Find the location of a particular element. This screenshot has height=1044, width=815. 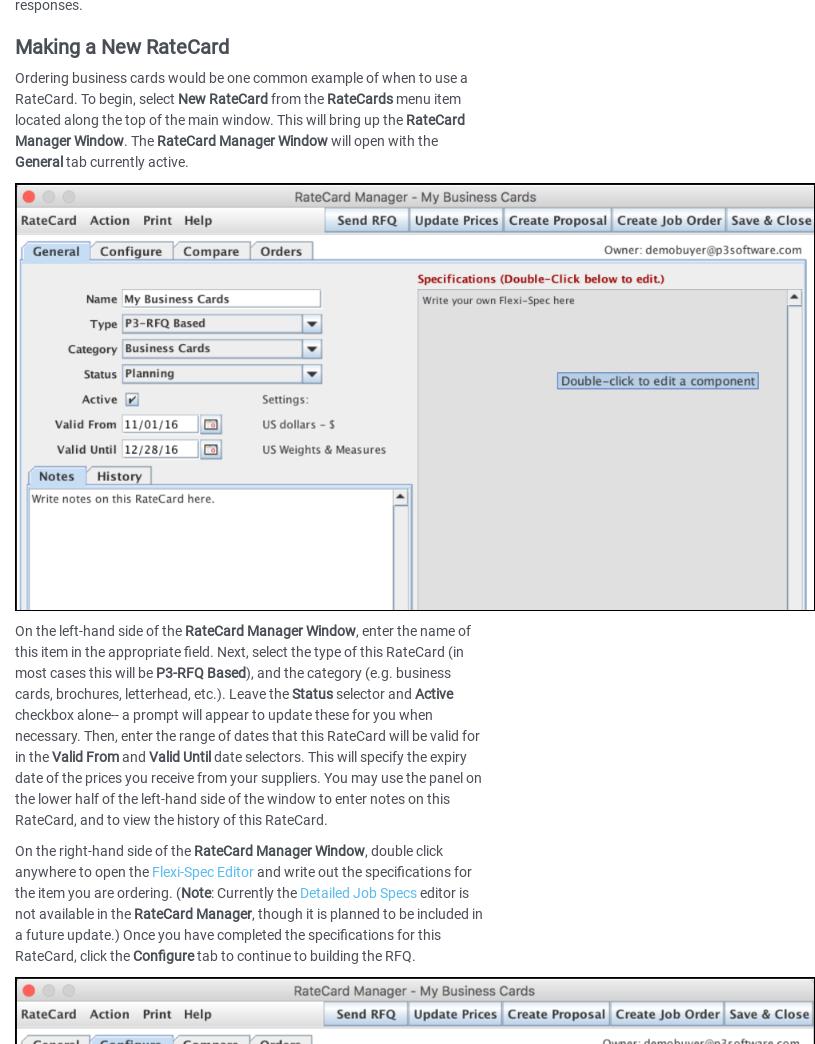

'RateCard Manager' is located at coordinates (192, 912).